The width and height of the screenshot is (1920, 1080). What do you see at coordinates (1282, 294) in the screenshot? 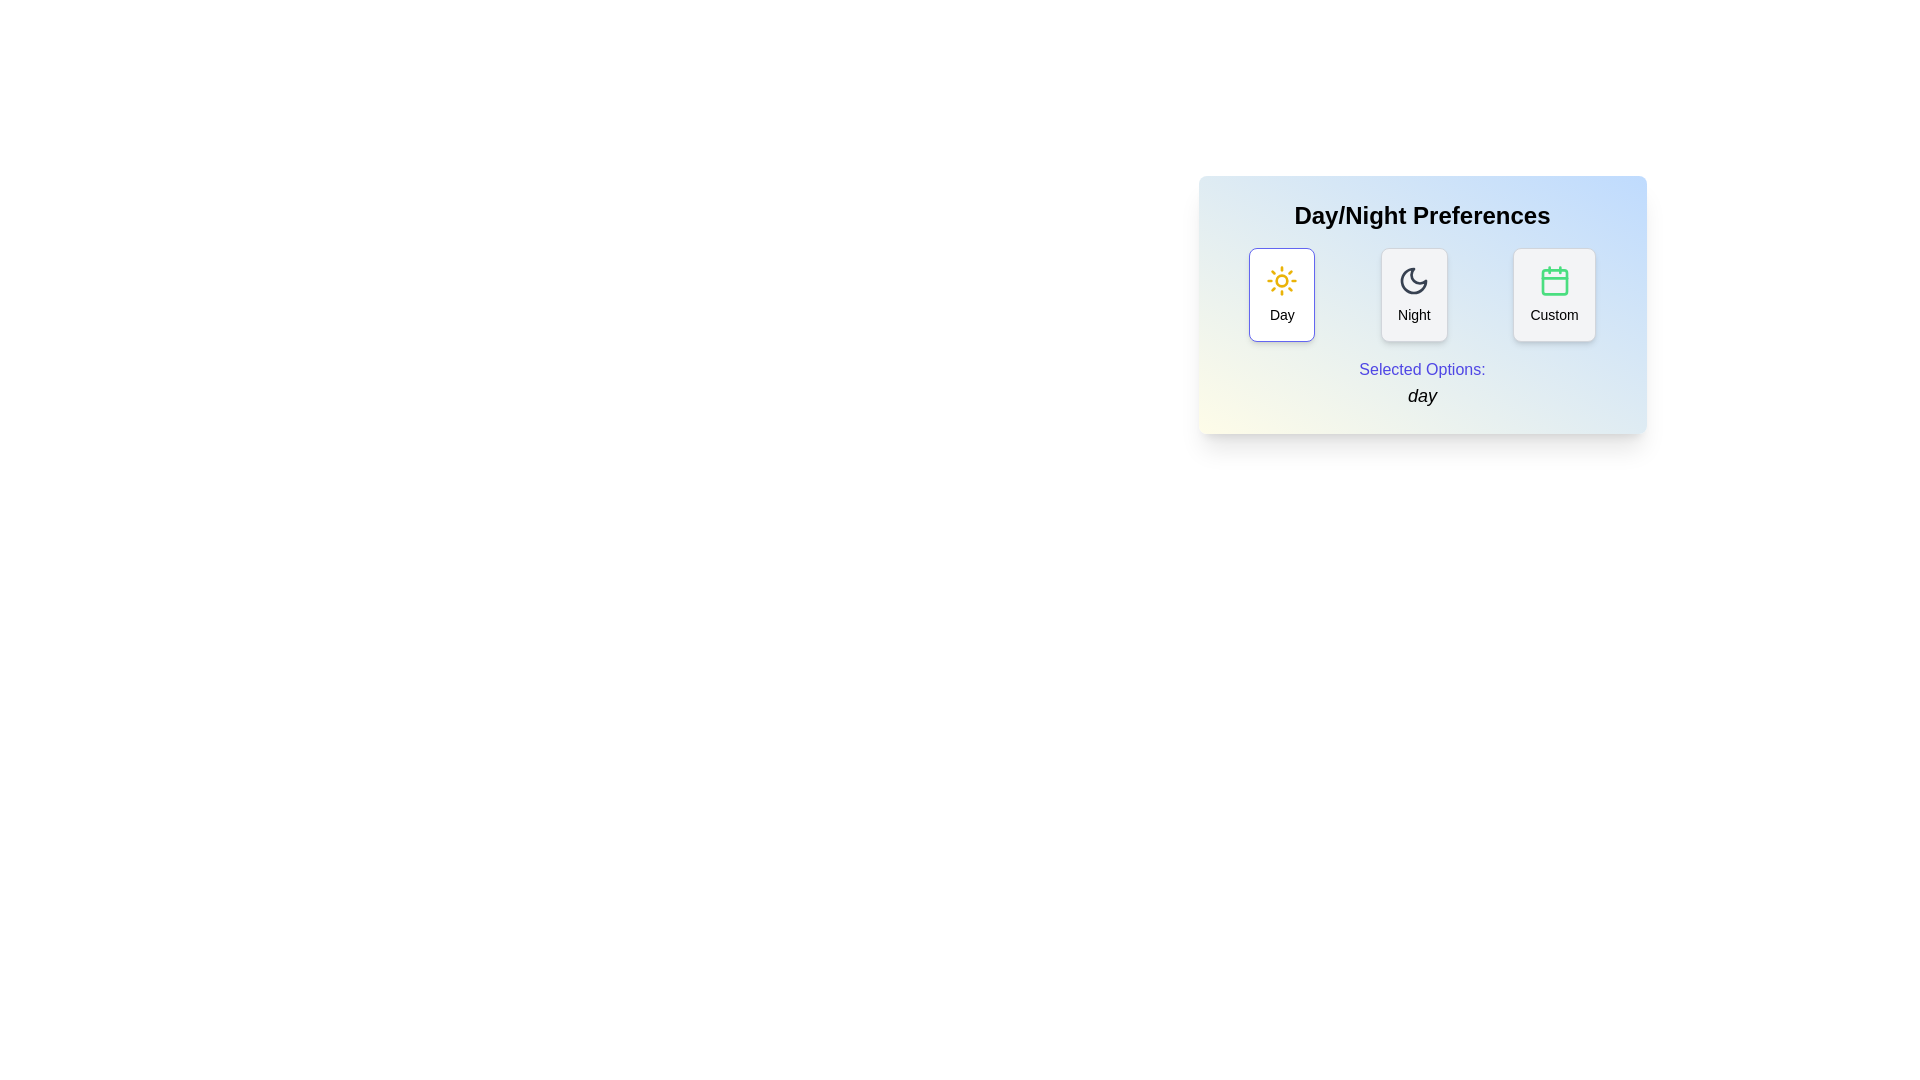
I see `the visual elements for the option Day to inspect its icon and label` at bounding box center [1282, 294].